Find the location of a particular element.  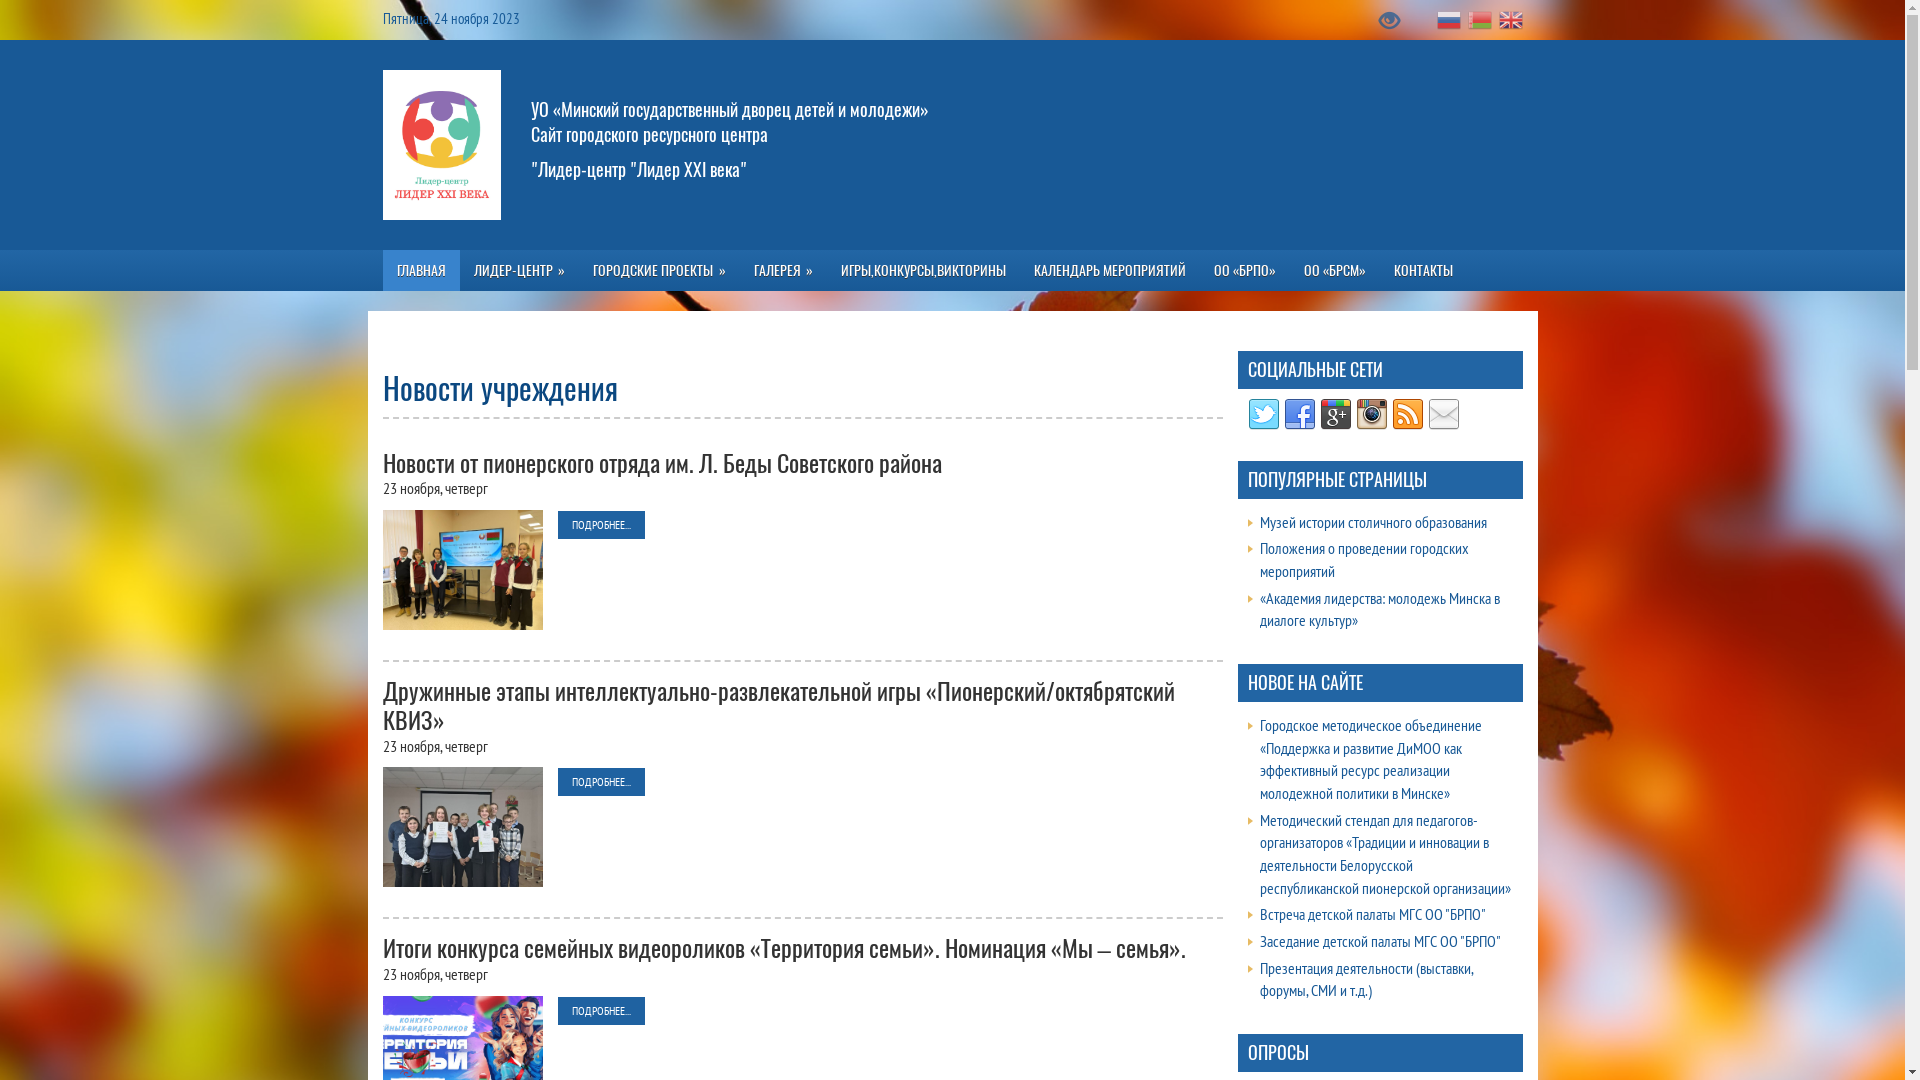

'Twitter' is located at coordinates (1262, 412).